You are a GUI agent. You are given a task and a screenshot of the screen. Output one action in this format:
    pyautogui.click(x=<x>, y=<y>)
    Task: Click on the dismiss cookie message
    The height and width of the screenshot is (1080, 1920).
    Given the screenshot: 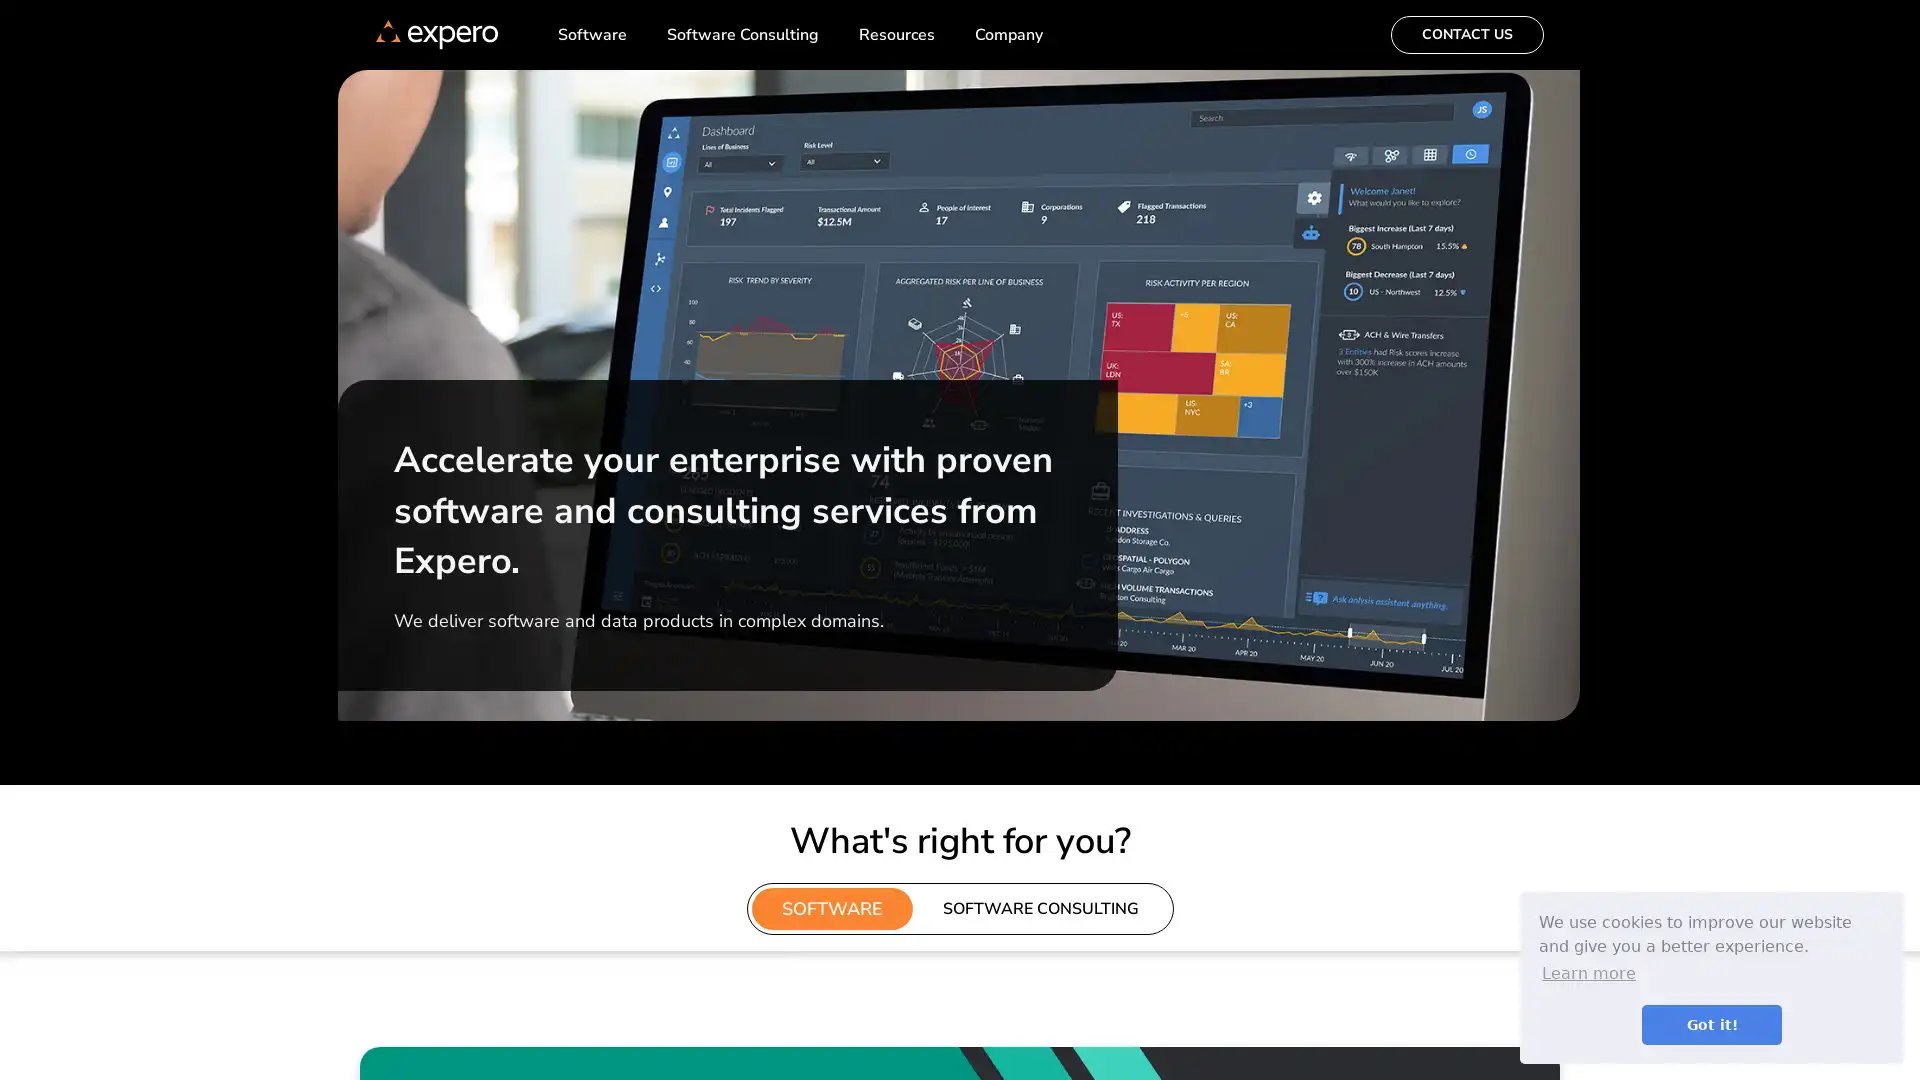 What is the action you would take?
    pyautogui.click(x=1711, y=1024)
    